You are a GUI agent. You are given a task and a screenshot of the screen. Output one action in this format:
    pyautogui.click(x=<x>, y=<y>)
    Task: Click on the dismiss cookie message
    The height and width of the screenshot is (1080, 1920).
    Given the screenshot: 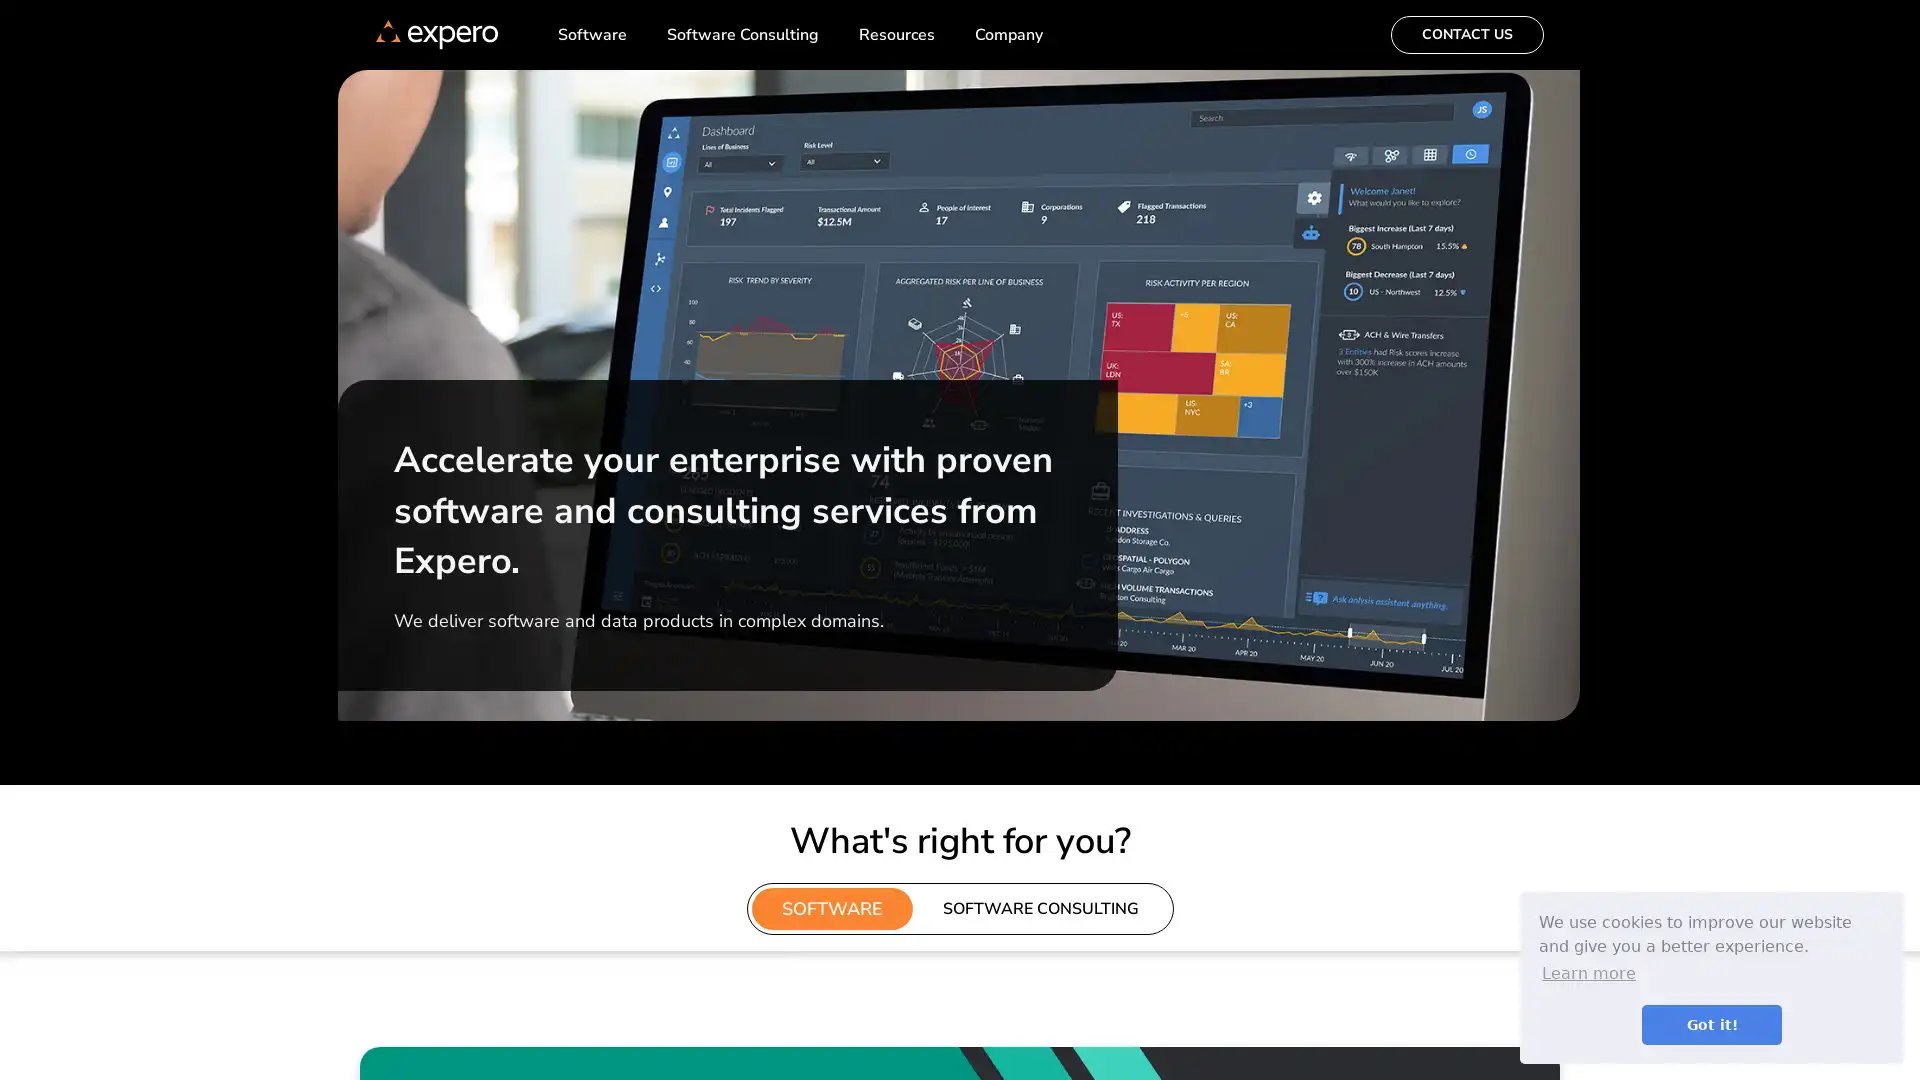 What is the action you would take?
    pyautogui.click(x=1711, y=1024)
    